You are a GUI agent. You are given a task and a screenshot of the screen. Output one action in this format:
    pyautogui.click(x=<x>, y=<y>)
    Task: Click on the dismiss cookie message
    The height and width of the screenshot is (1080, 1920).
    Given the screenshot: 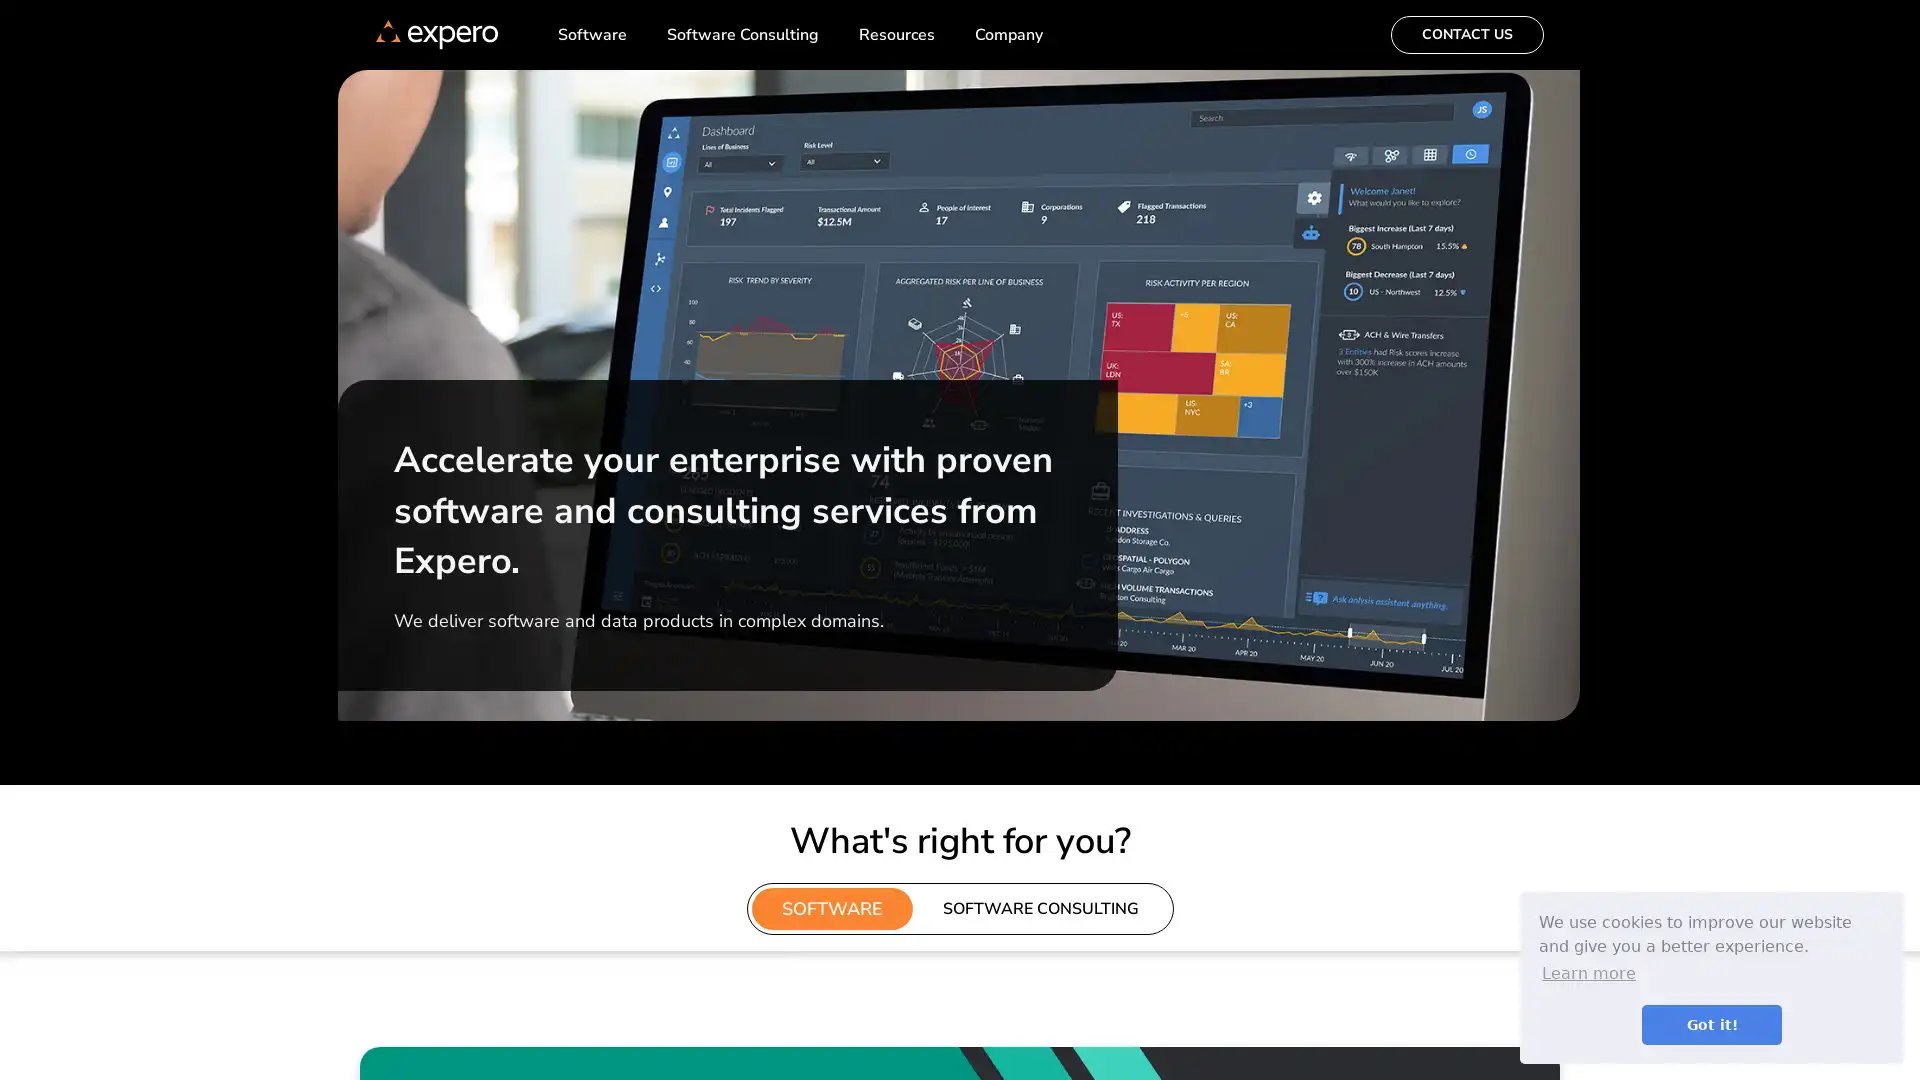 What is the action you would take?
    pyautogui.click(x=1711, y=1024)
    